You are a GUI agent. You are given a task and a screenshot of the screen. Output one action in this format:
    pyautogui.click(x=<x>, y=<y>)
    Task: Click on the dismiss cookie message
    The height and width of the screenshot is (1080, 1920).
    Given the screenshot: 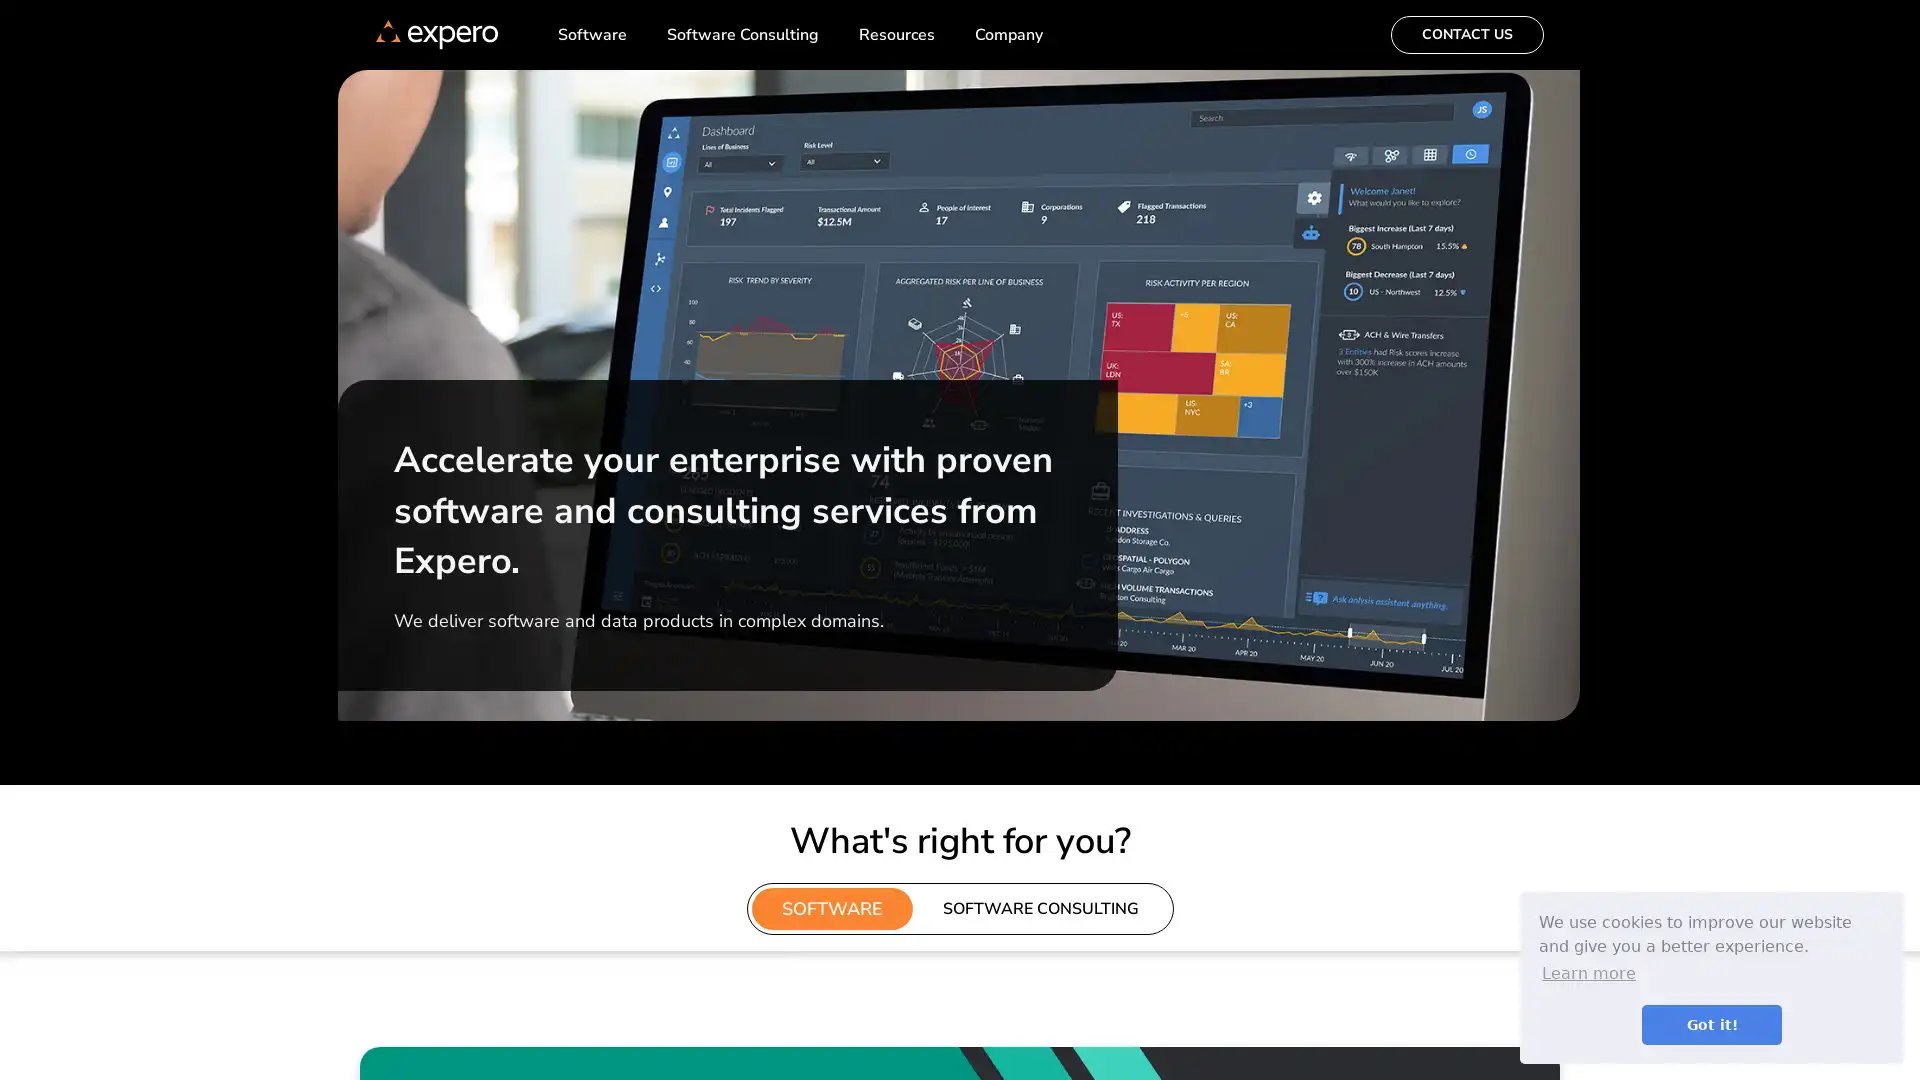 What is the action you would take?
    pyautogui.click(x=1711, y=1024)
    